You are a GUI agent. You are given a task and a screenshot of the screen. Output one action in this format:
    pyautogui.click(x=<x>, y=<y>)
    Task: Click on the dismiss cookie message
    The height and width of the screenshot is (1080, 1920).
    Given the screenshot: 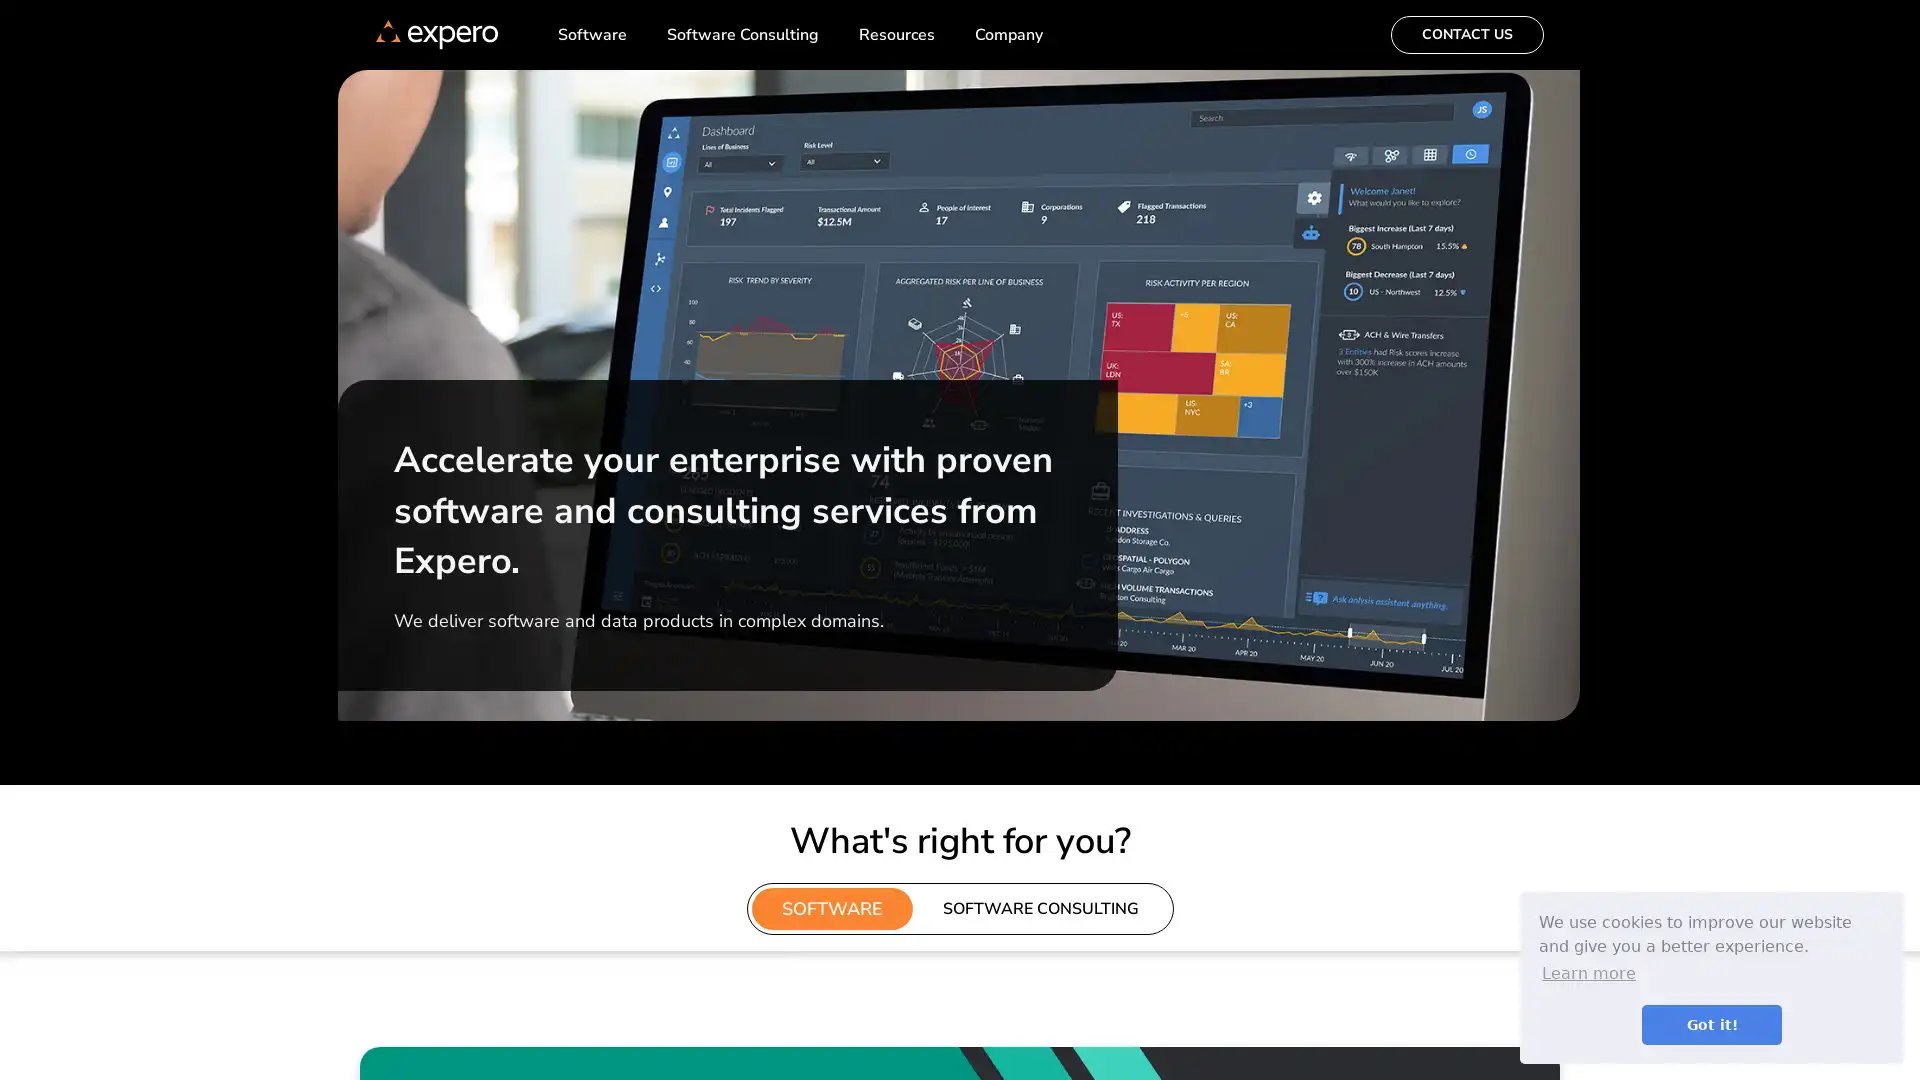 What is the action you would take?
    pyautogui.click(x=1711, y=1024)
    